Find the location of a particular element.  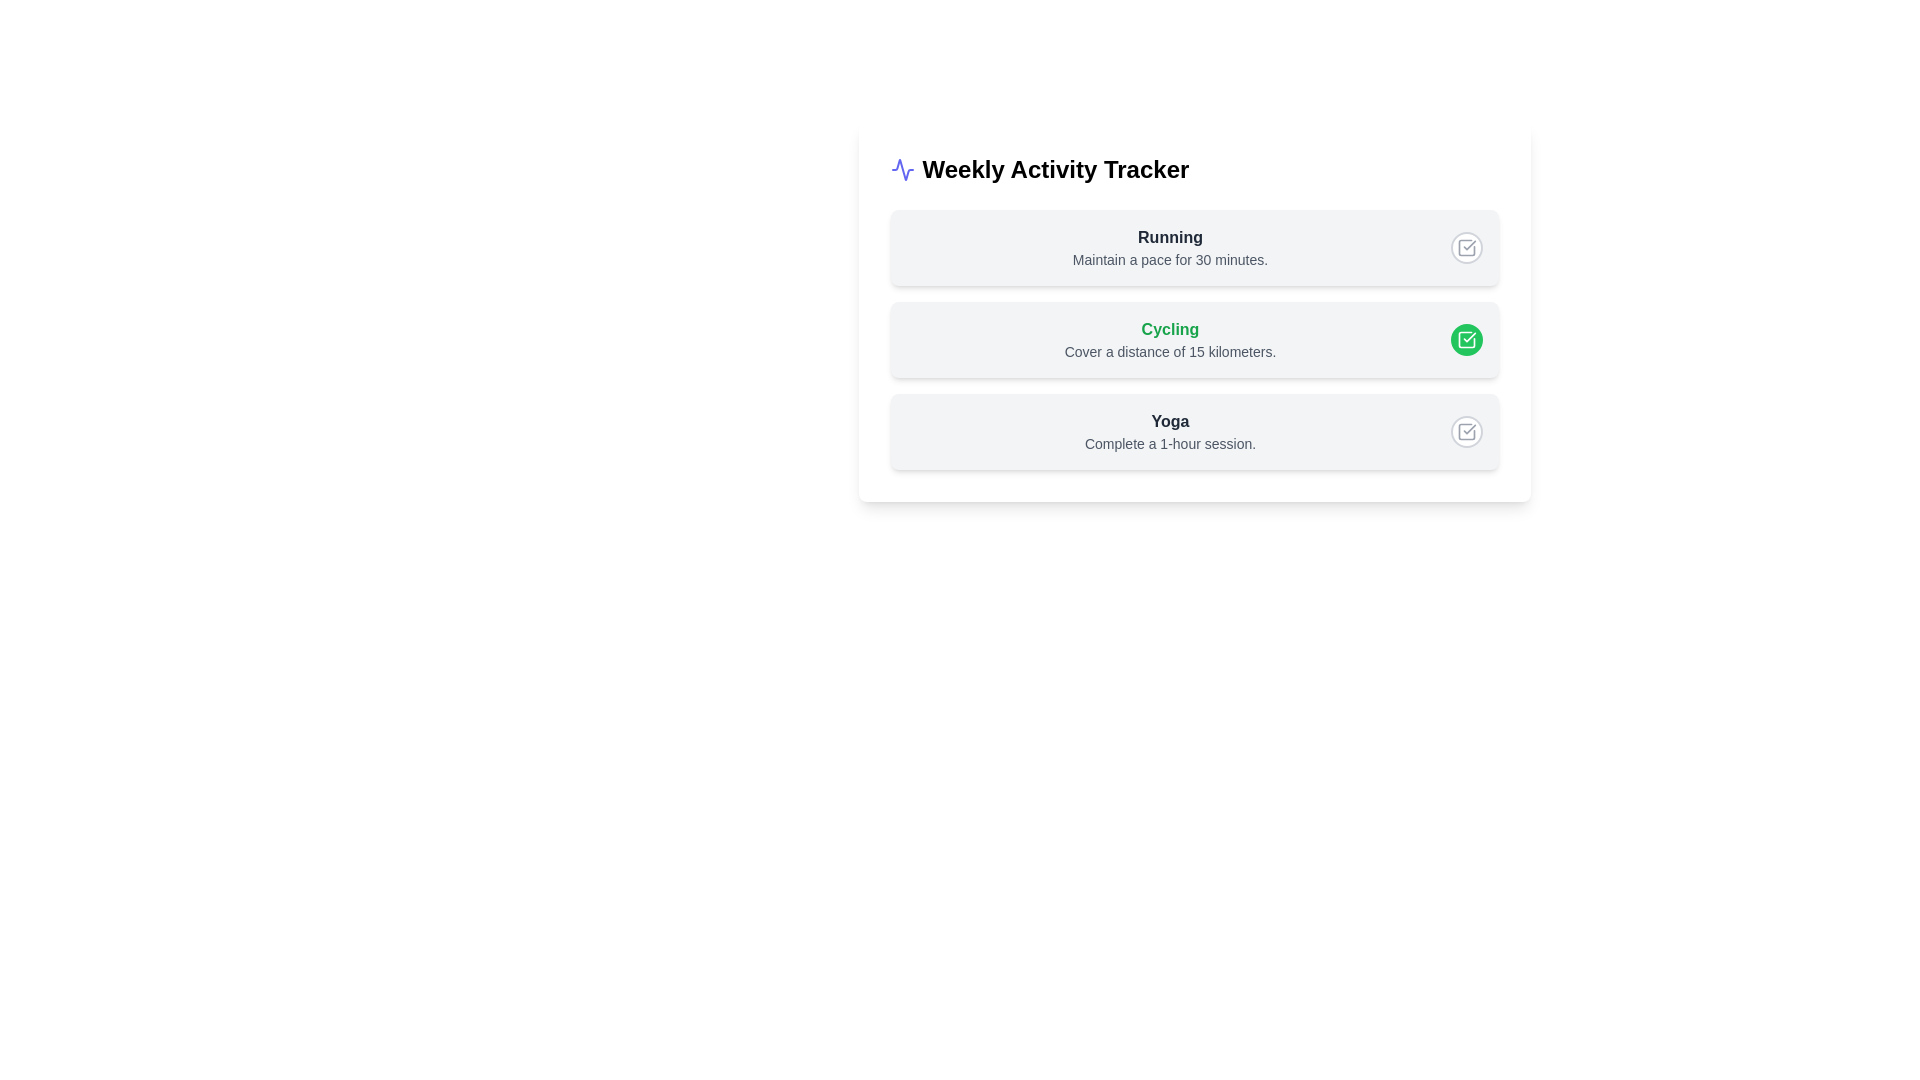

the TextBlock displaying the heading 'Yoga' and the description 'Complete a 1-hour session.' which is the third item in the 'Weekly Activity Tracker' is located at coordinates (1170, 431).